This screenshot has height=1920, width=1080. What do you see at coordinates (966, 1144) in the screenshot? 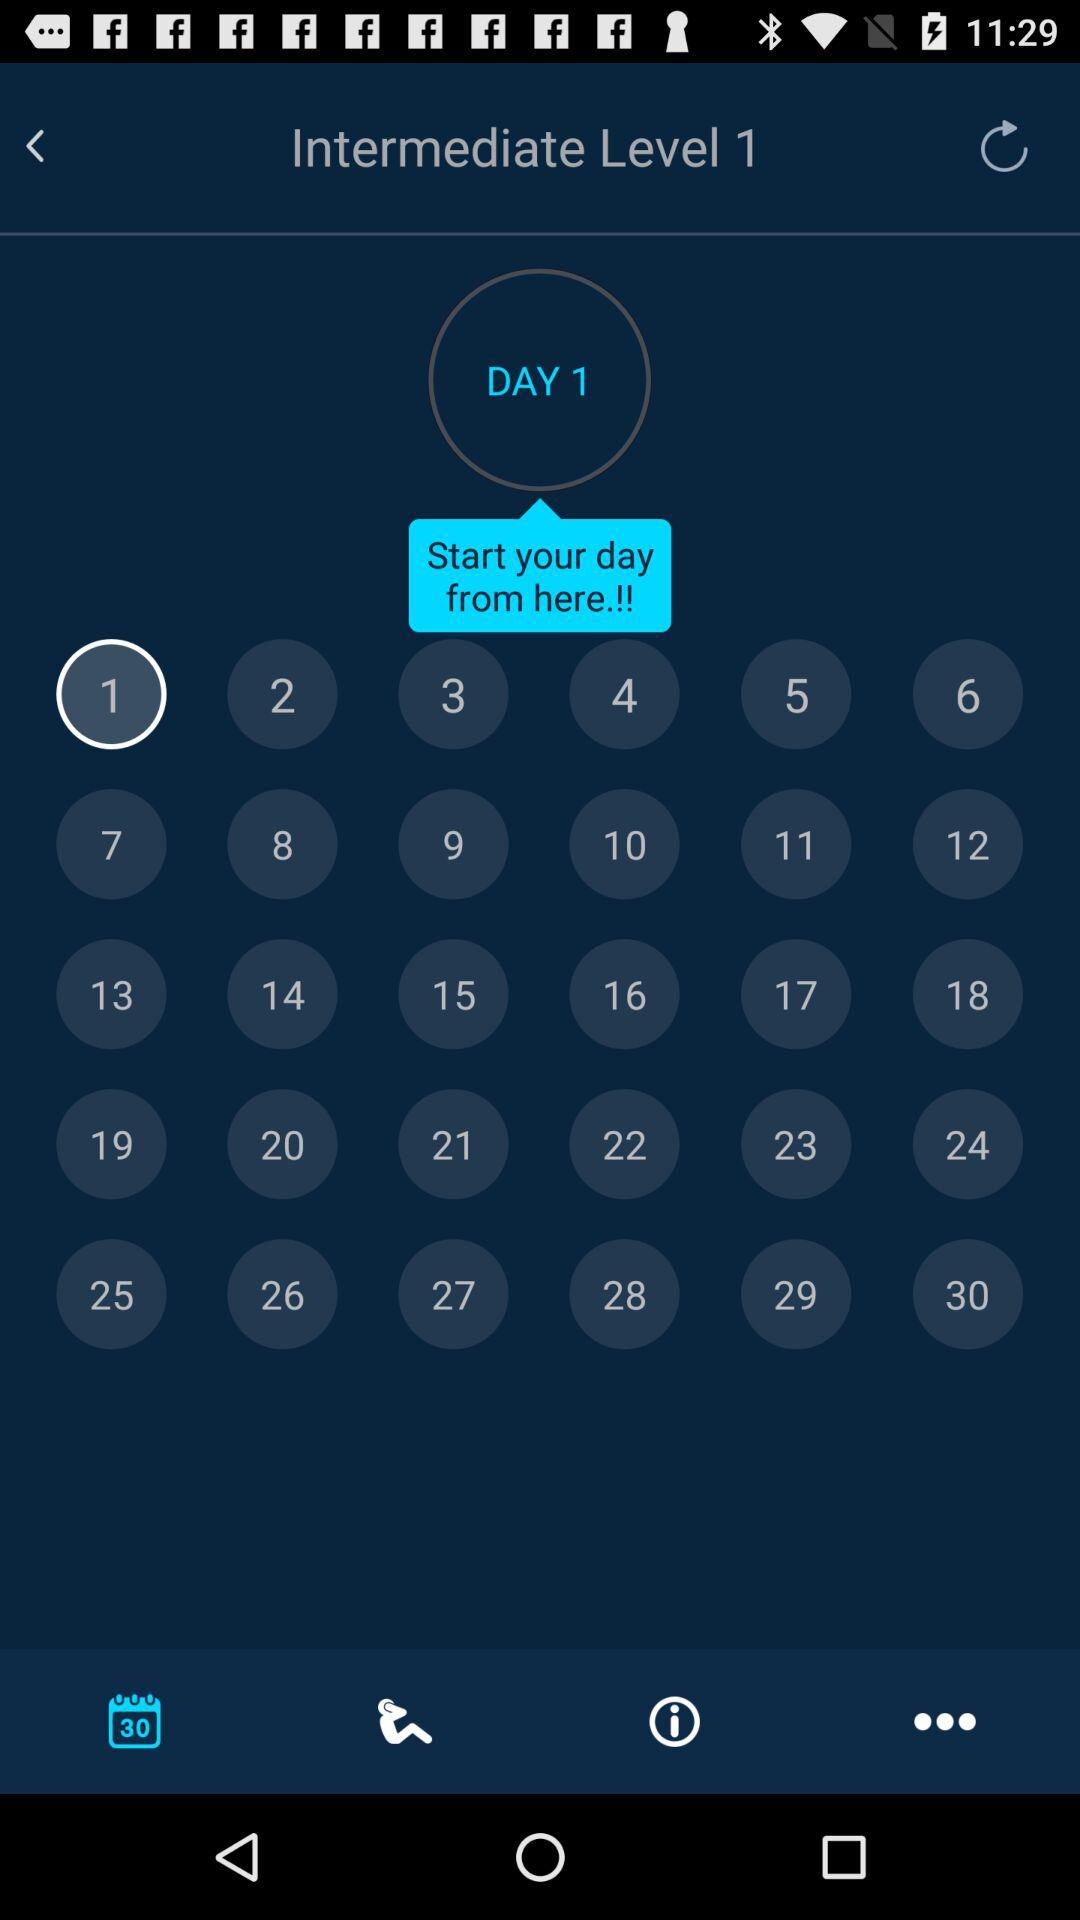
I see `open the 24th day` at bounding box center [966, 1144].